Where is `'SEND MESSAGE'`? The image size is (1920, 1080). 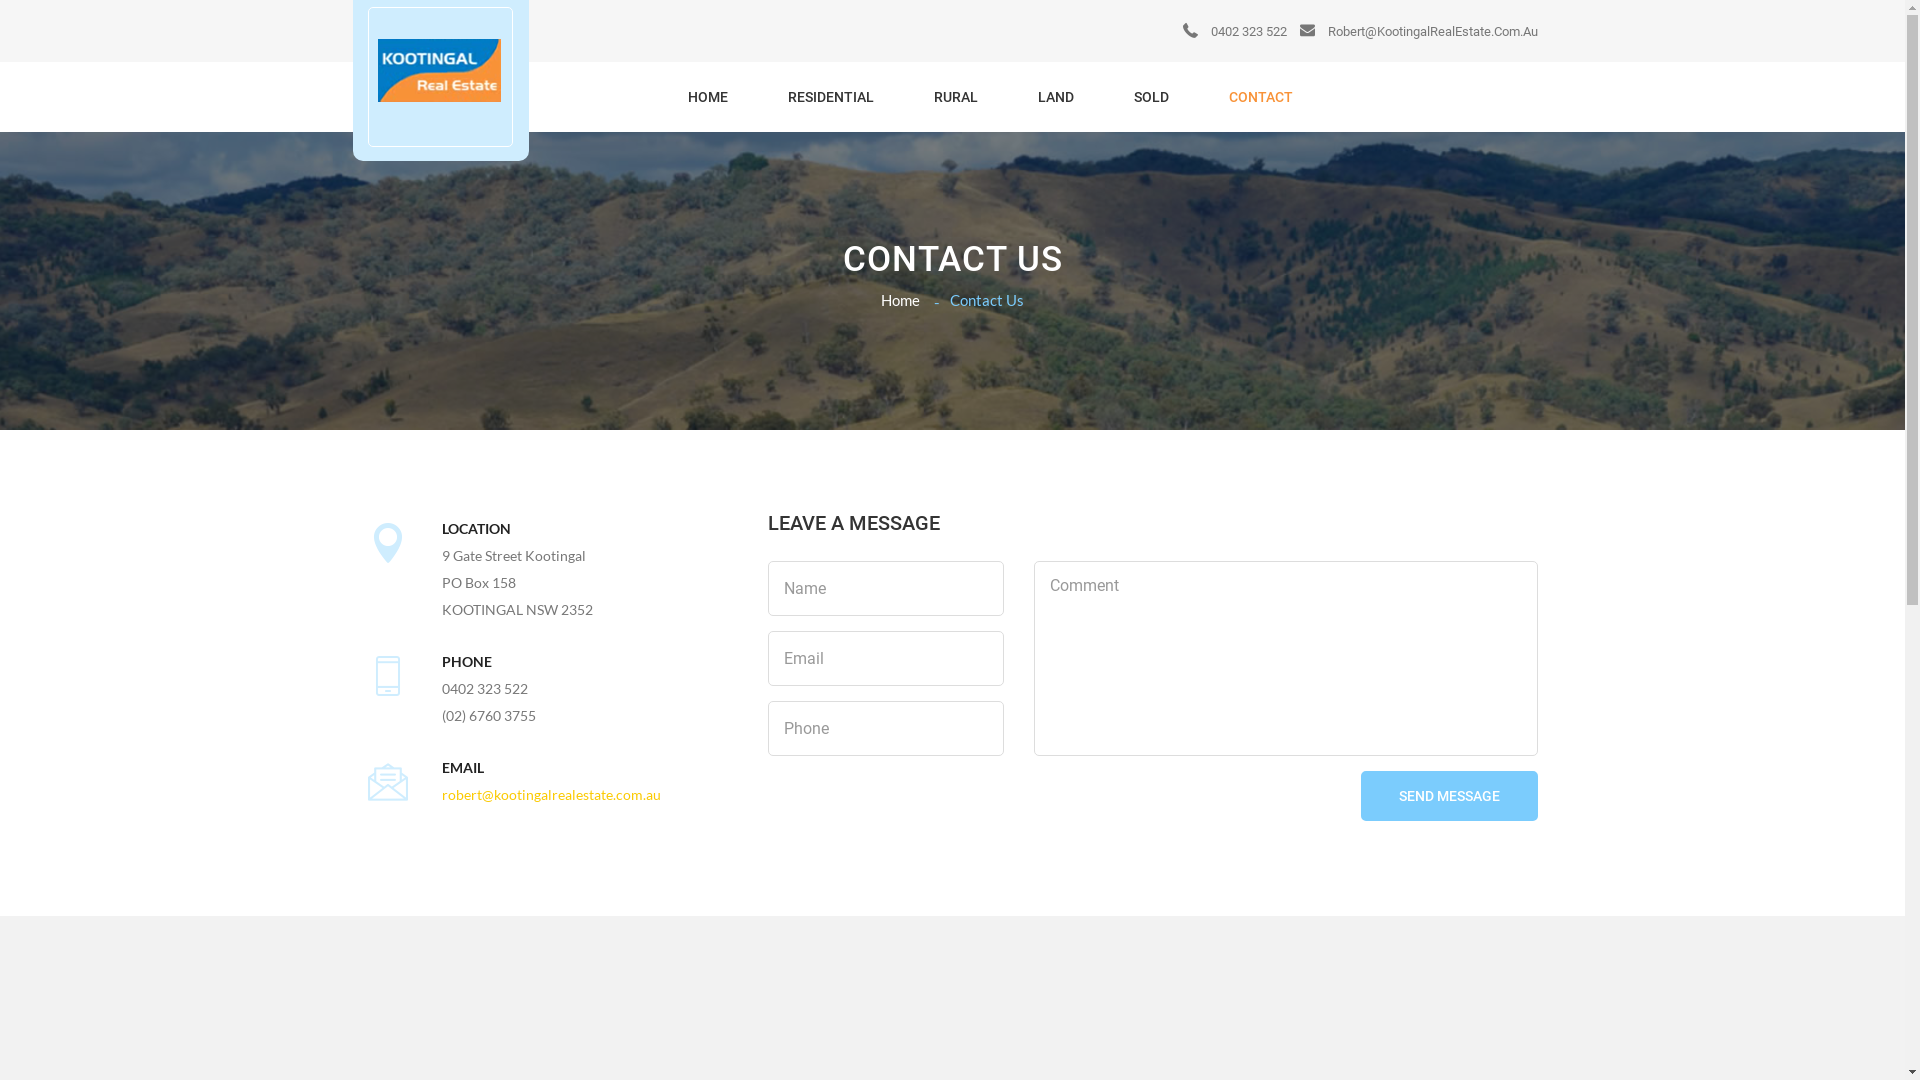 'SEND MESSAGE' is located at coordinates (1448, 794).